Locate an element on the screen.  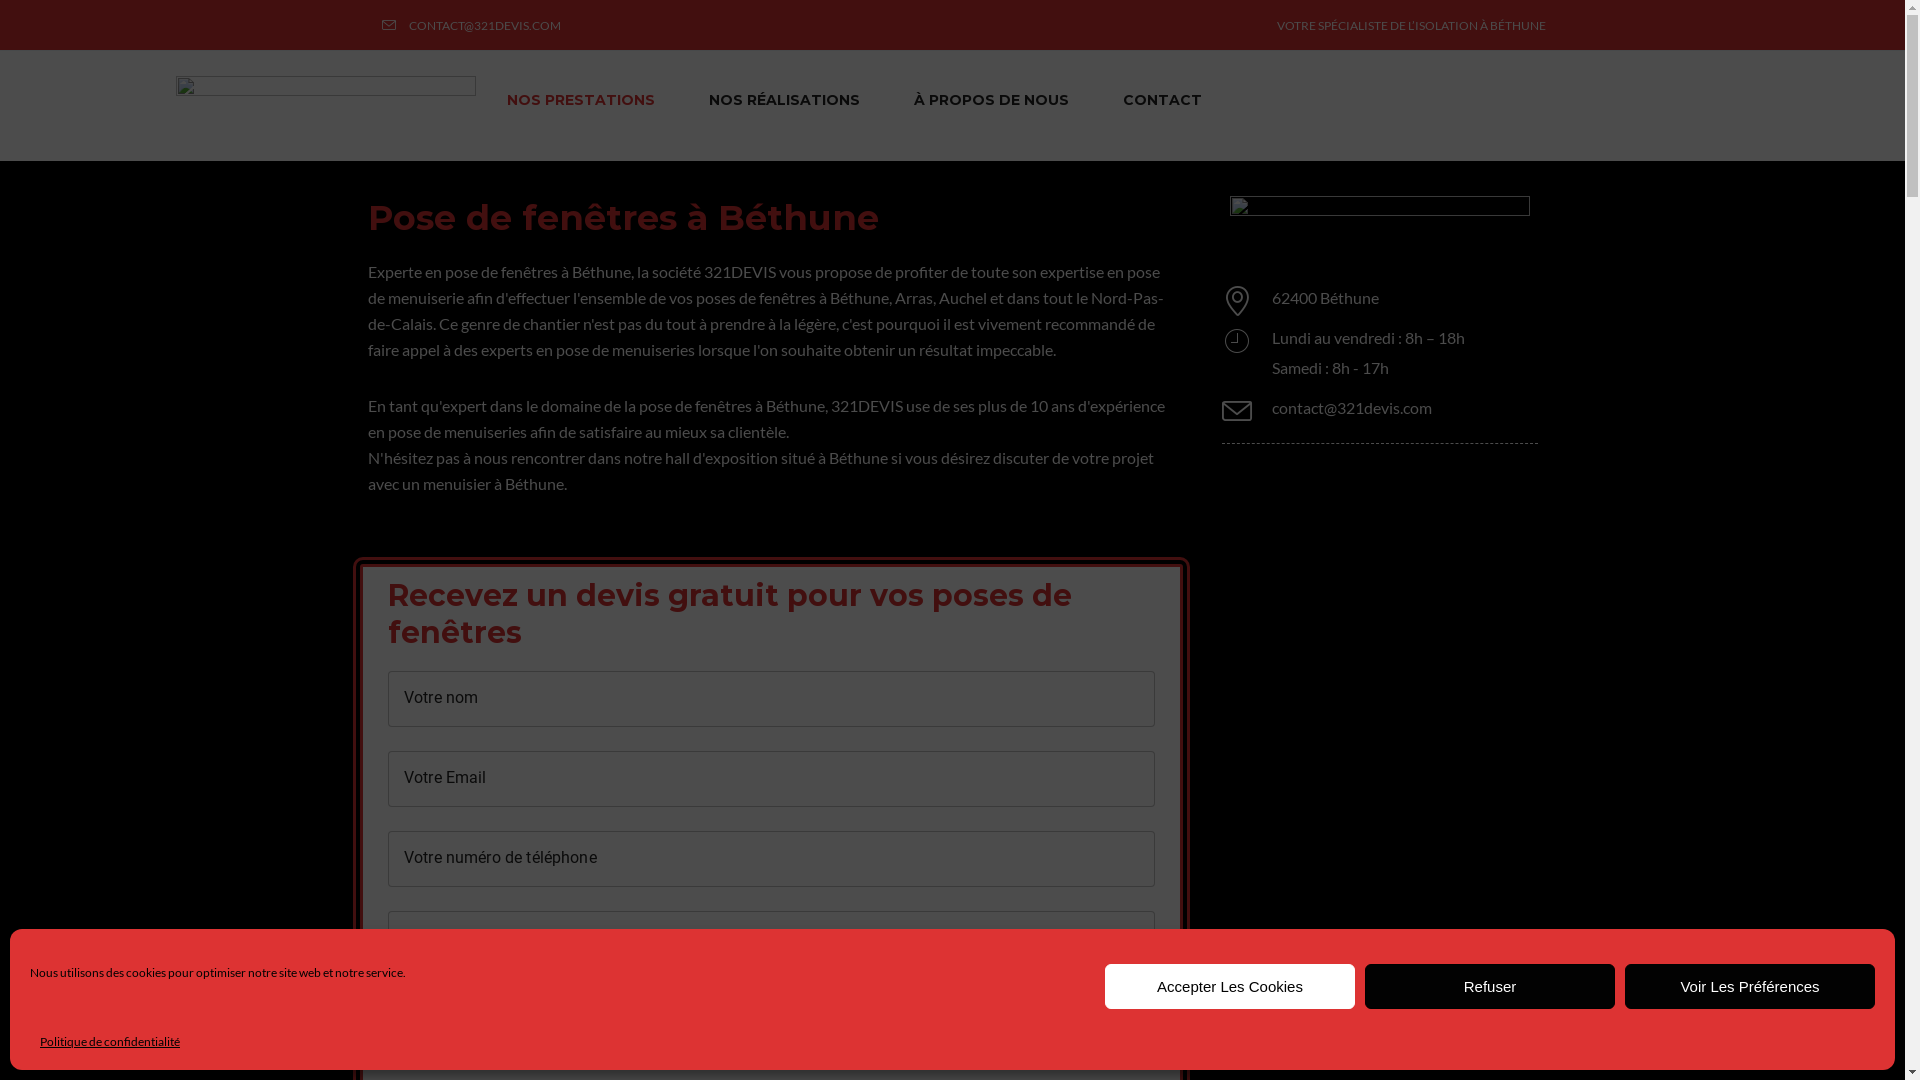
'Refuser' is located at coordinates (1363, 985).